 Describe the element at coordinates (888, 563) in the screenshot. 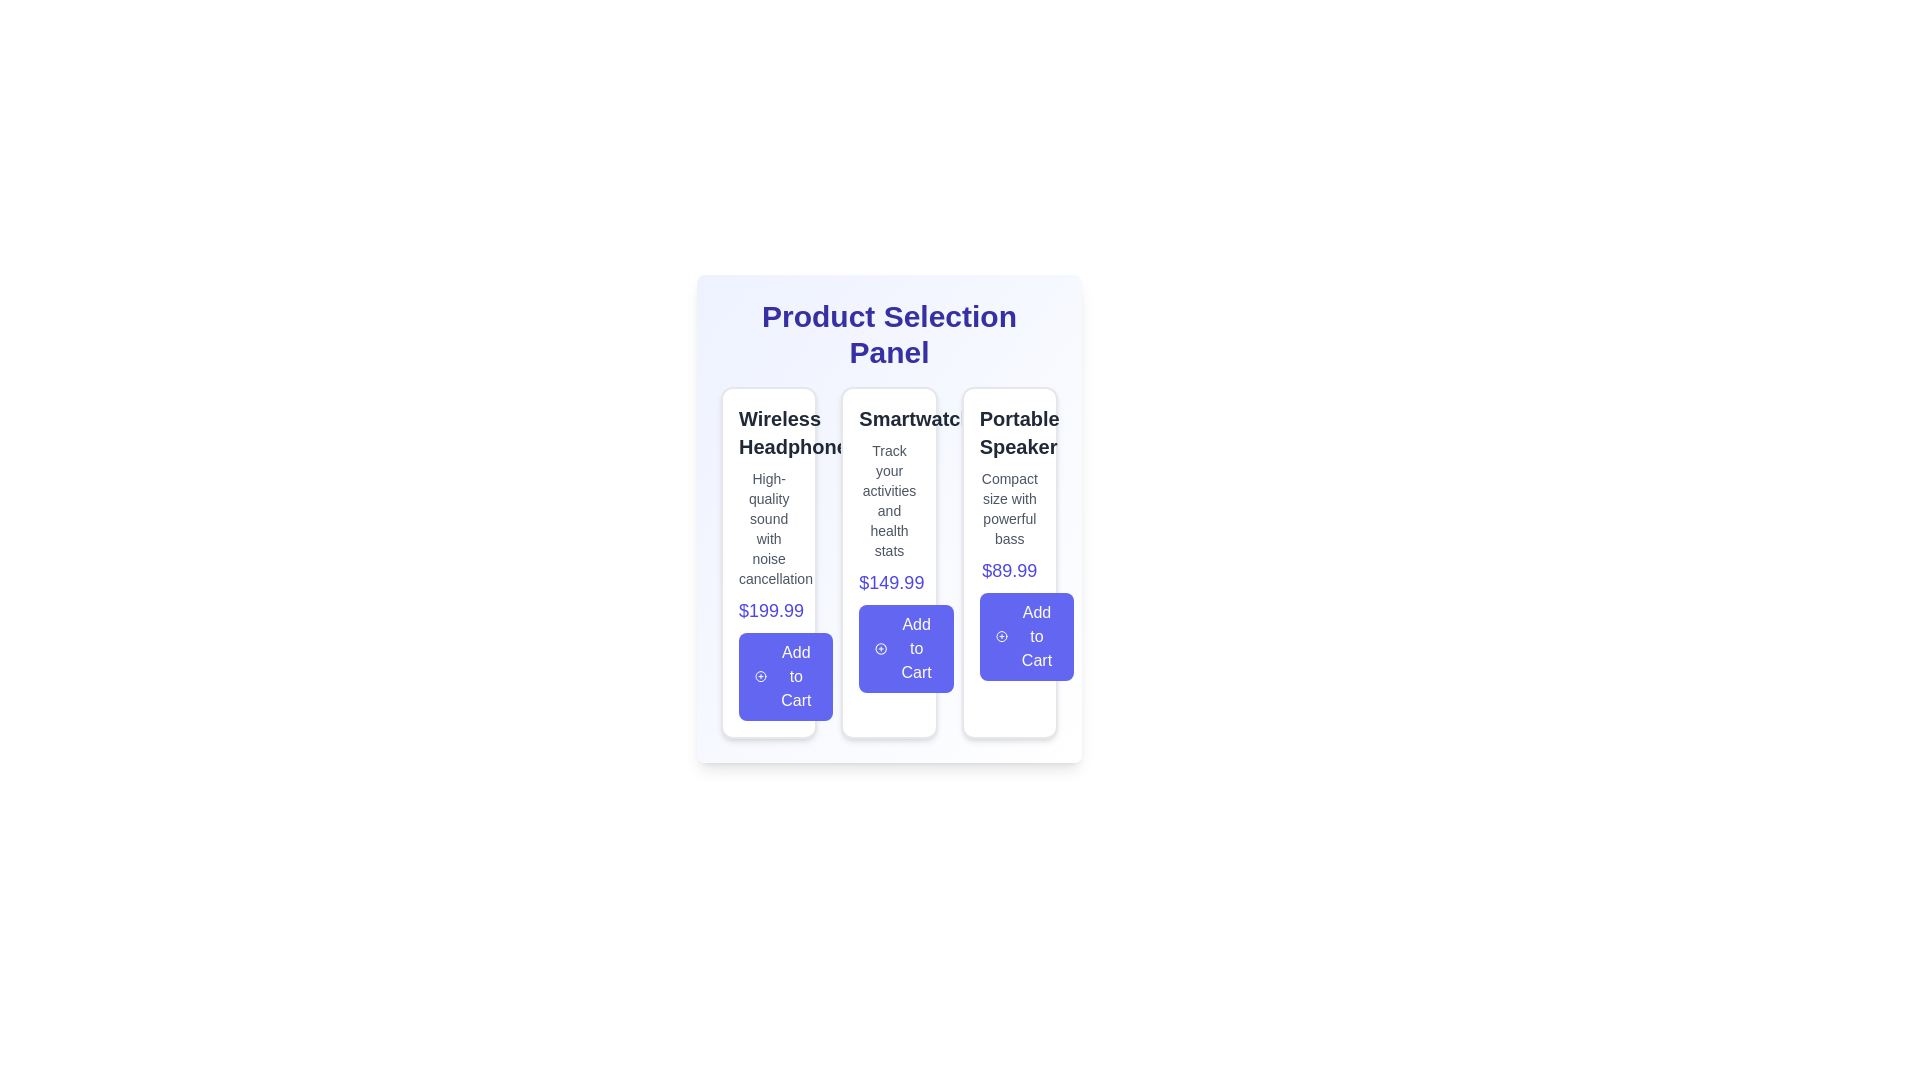

I see `the 'Smartwatch' product card in the 'Product Selection Panel' which contains the 'Add to Cart' button` at that location.